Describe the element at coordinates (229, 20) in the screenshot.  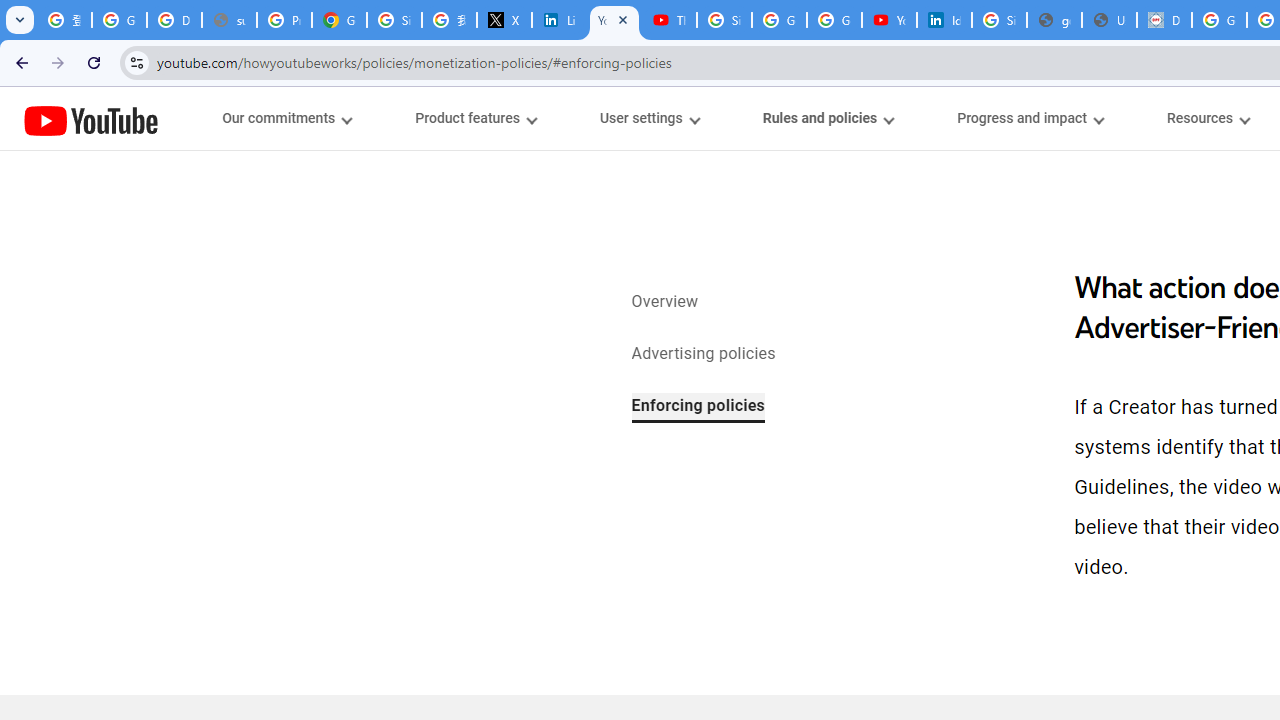
I see `'support.google.com - Network error'` at that location.